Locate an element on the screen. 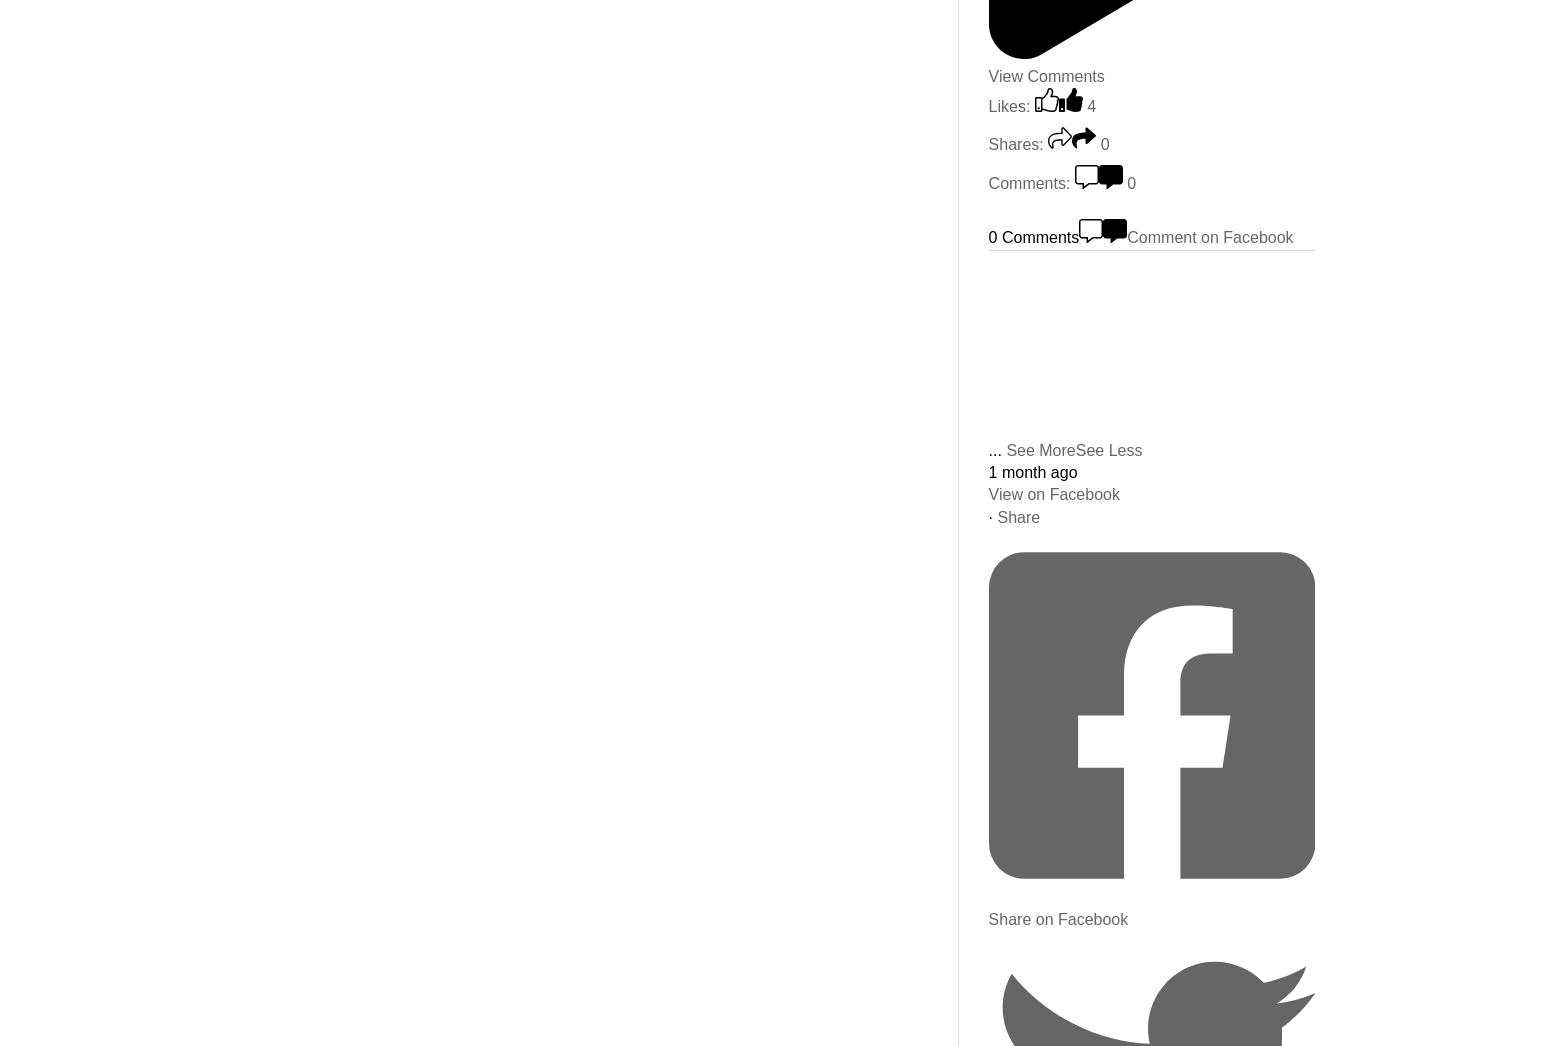 The width and height of the screenshot is (1550, 1046). '...' is located at coordinates (995, 448).